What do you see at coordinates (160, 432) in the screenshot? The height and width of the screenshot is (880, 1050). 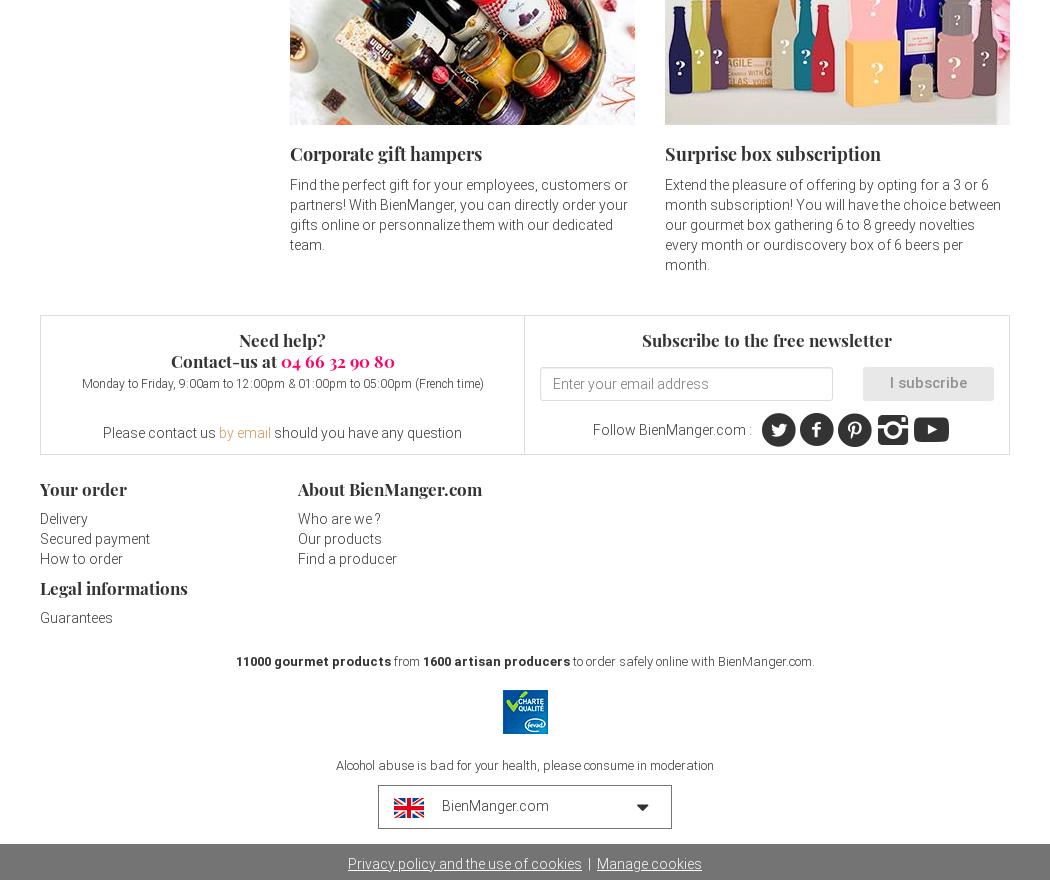 I see `'Please contact us'` at bounding box center [160, 432].